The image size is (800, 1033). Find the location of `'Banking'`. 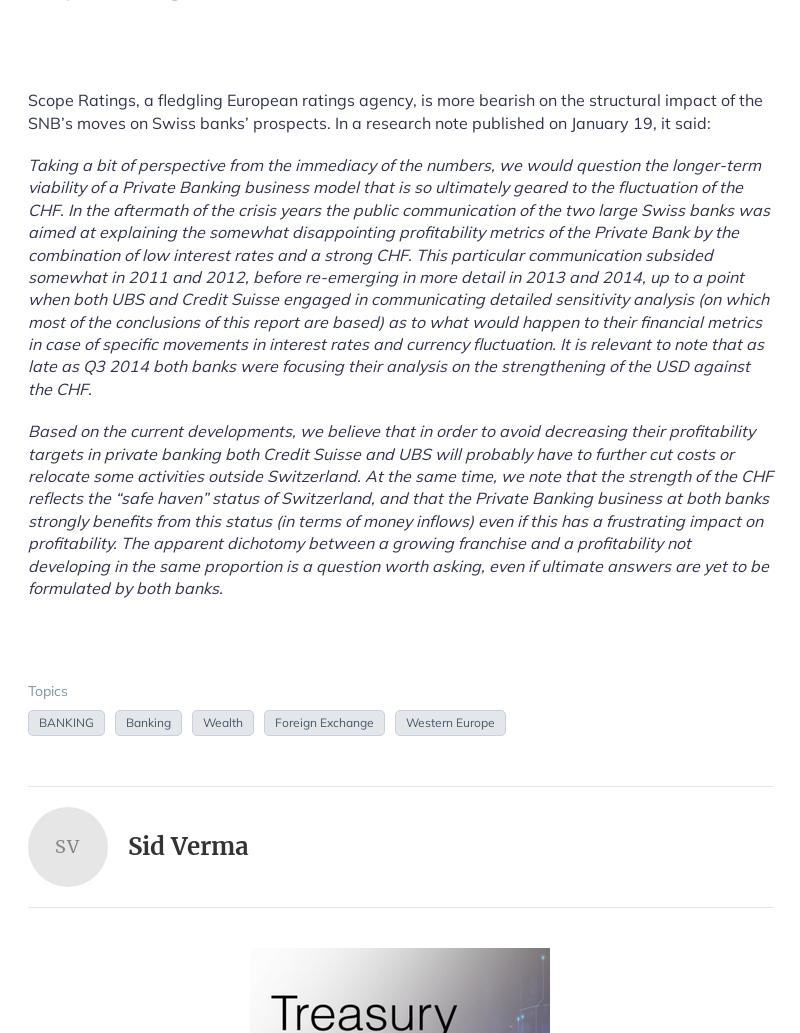

'Banking' is located at coordinates (148, 721).